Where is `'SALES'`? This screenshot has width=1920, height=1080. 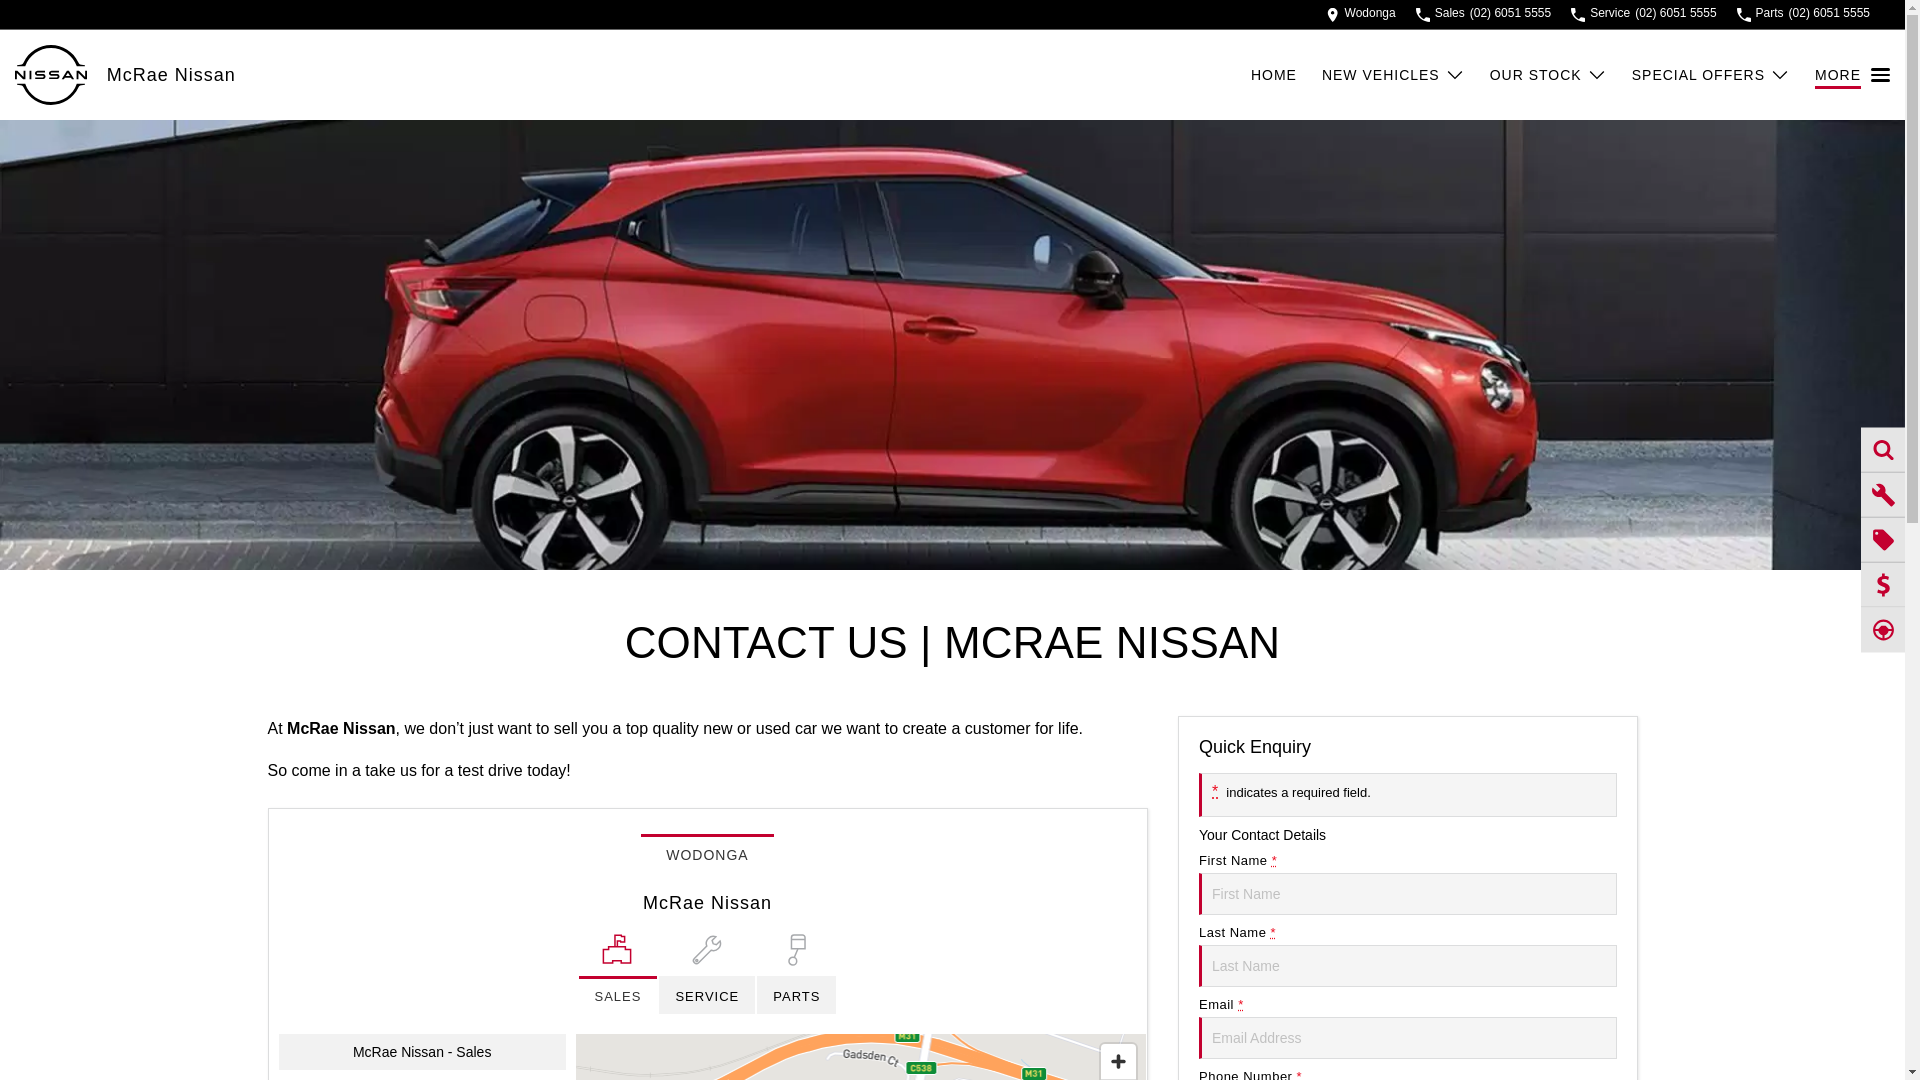
'SALES' is located at coordinates (617, 973).